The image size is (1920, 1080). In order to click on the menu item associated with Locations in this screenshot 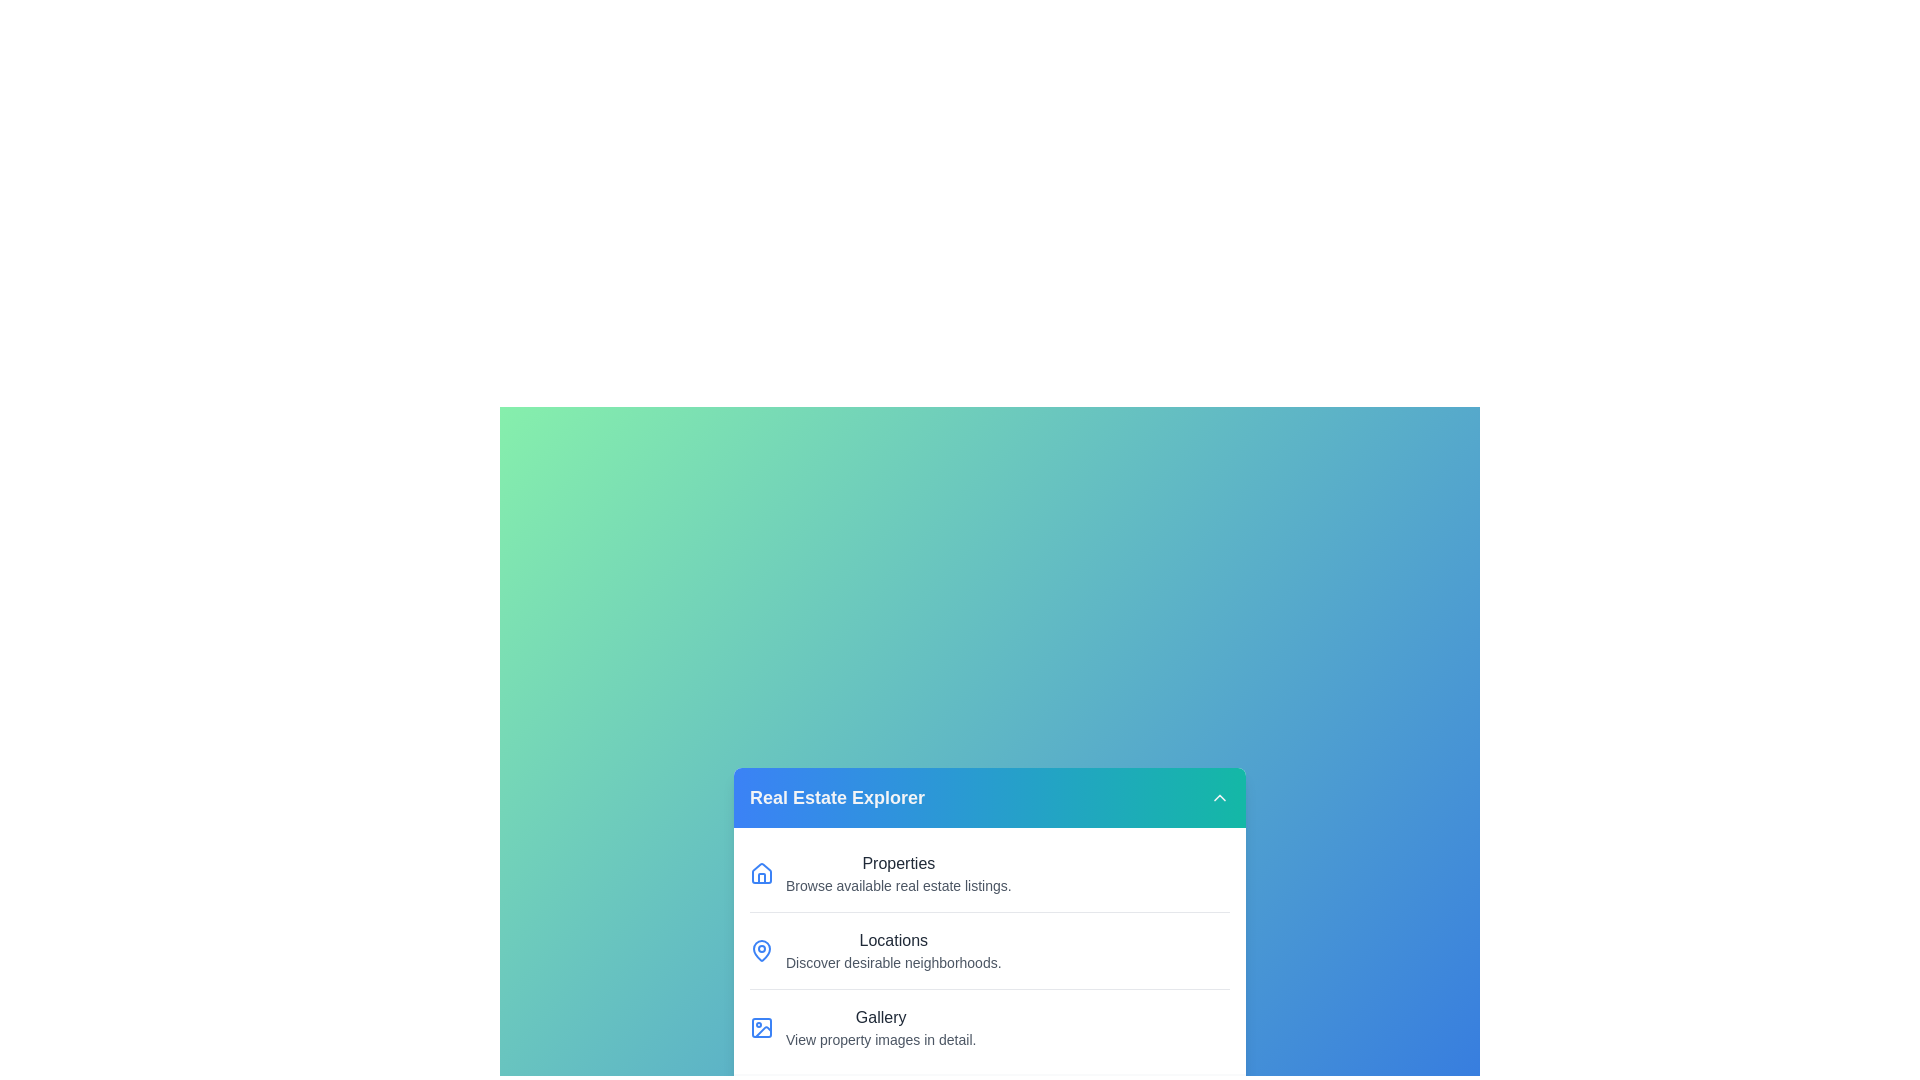, I will do `click(761, 950)`.